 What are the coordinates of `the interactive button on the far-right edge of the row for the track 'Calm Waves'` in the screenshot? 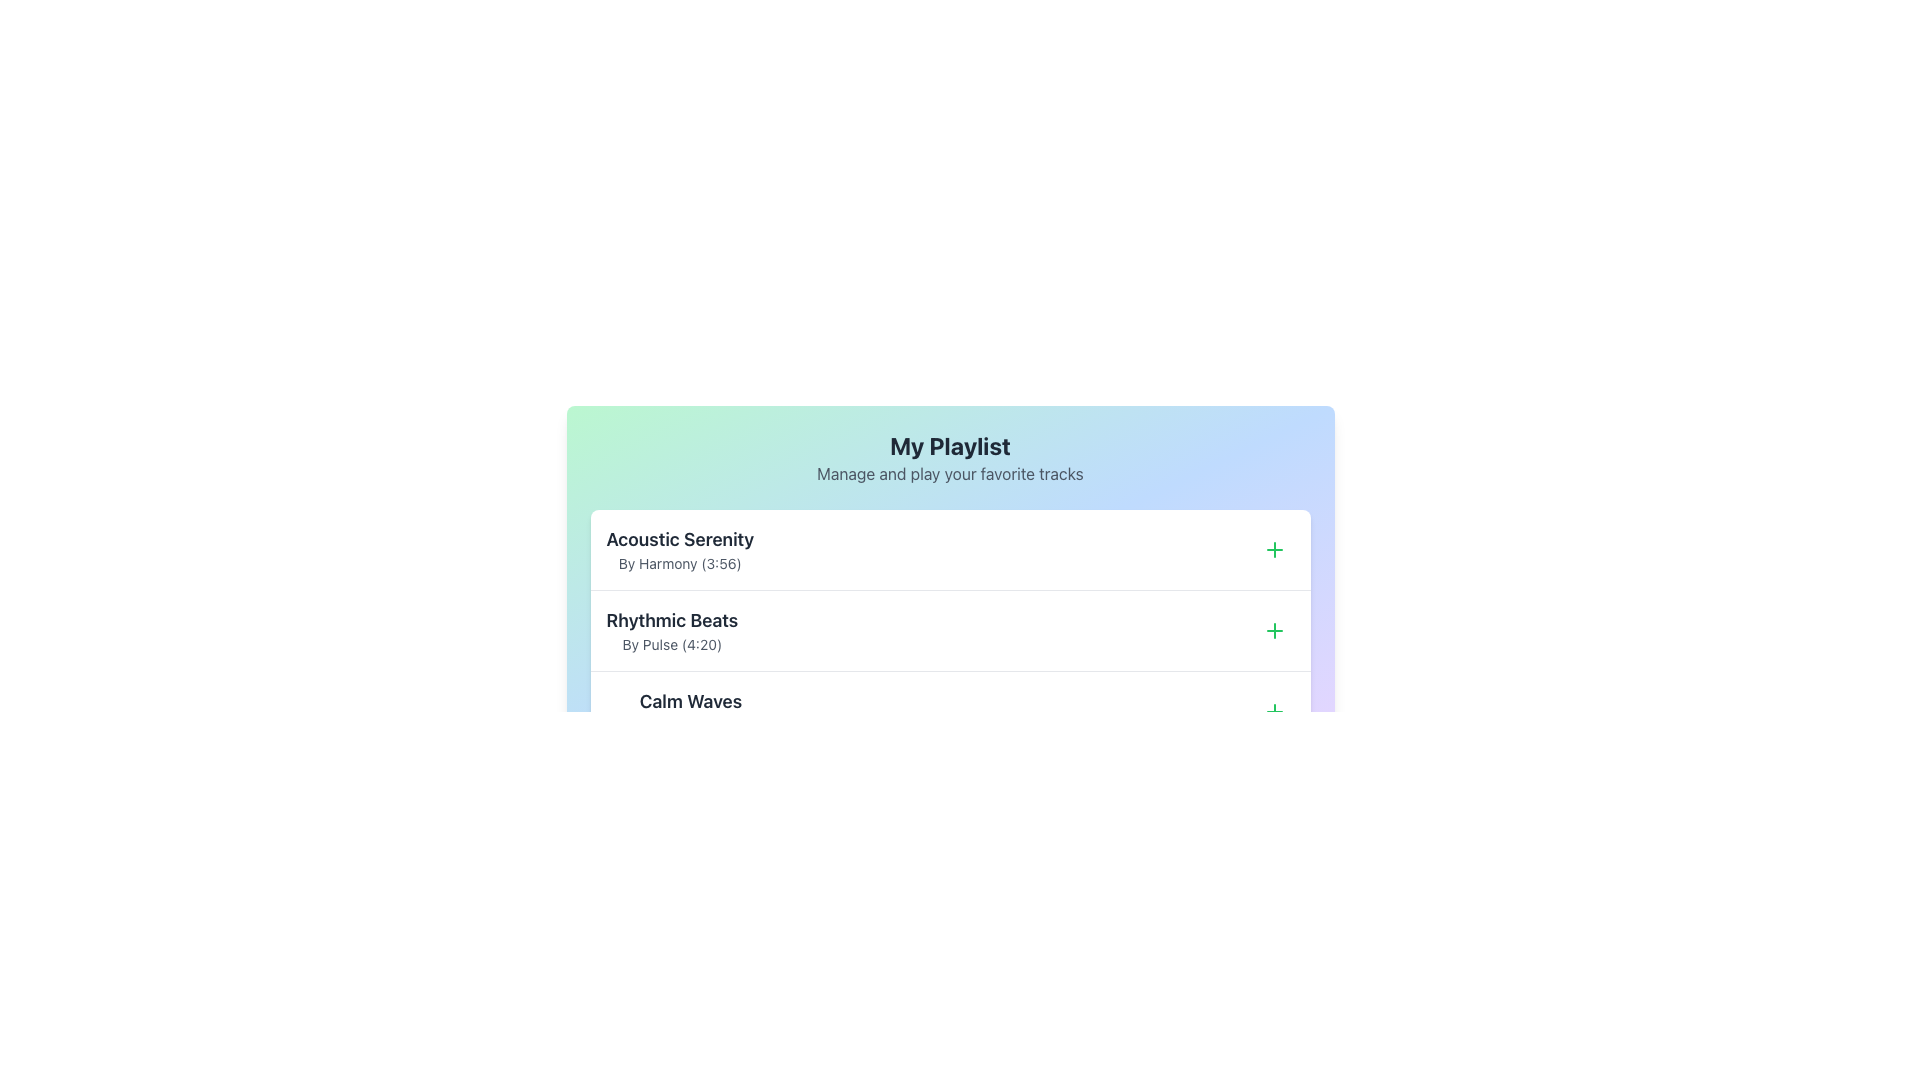 It's located at (1273, 711).